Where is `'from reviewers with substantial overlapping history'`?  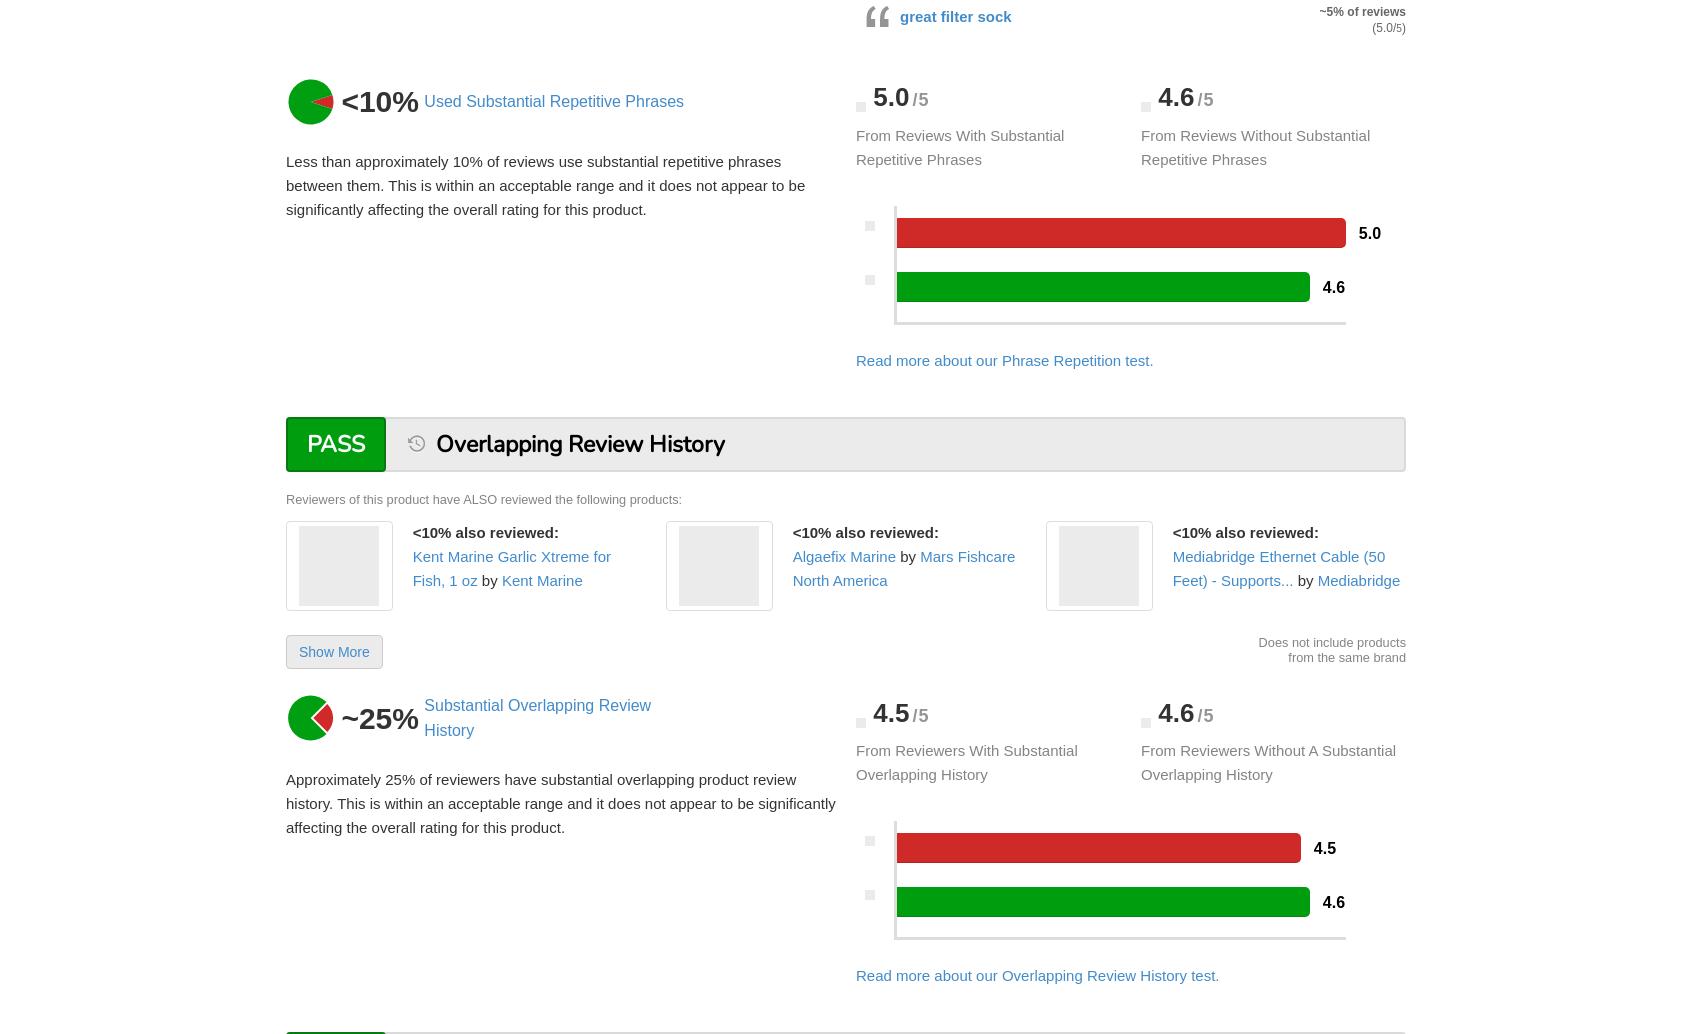 'from reviewers with substantial overlapping history' is located at coordinates (966, 762).